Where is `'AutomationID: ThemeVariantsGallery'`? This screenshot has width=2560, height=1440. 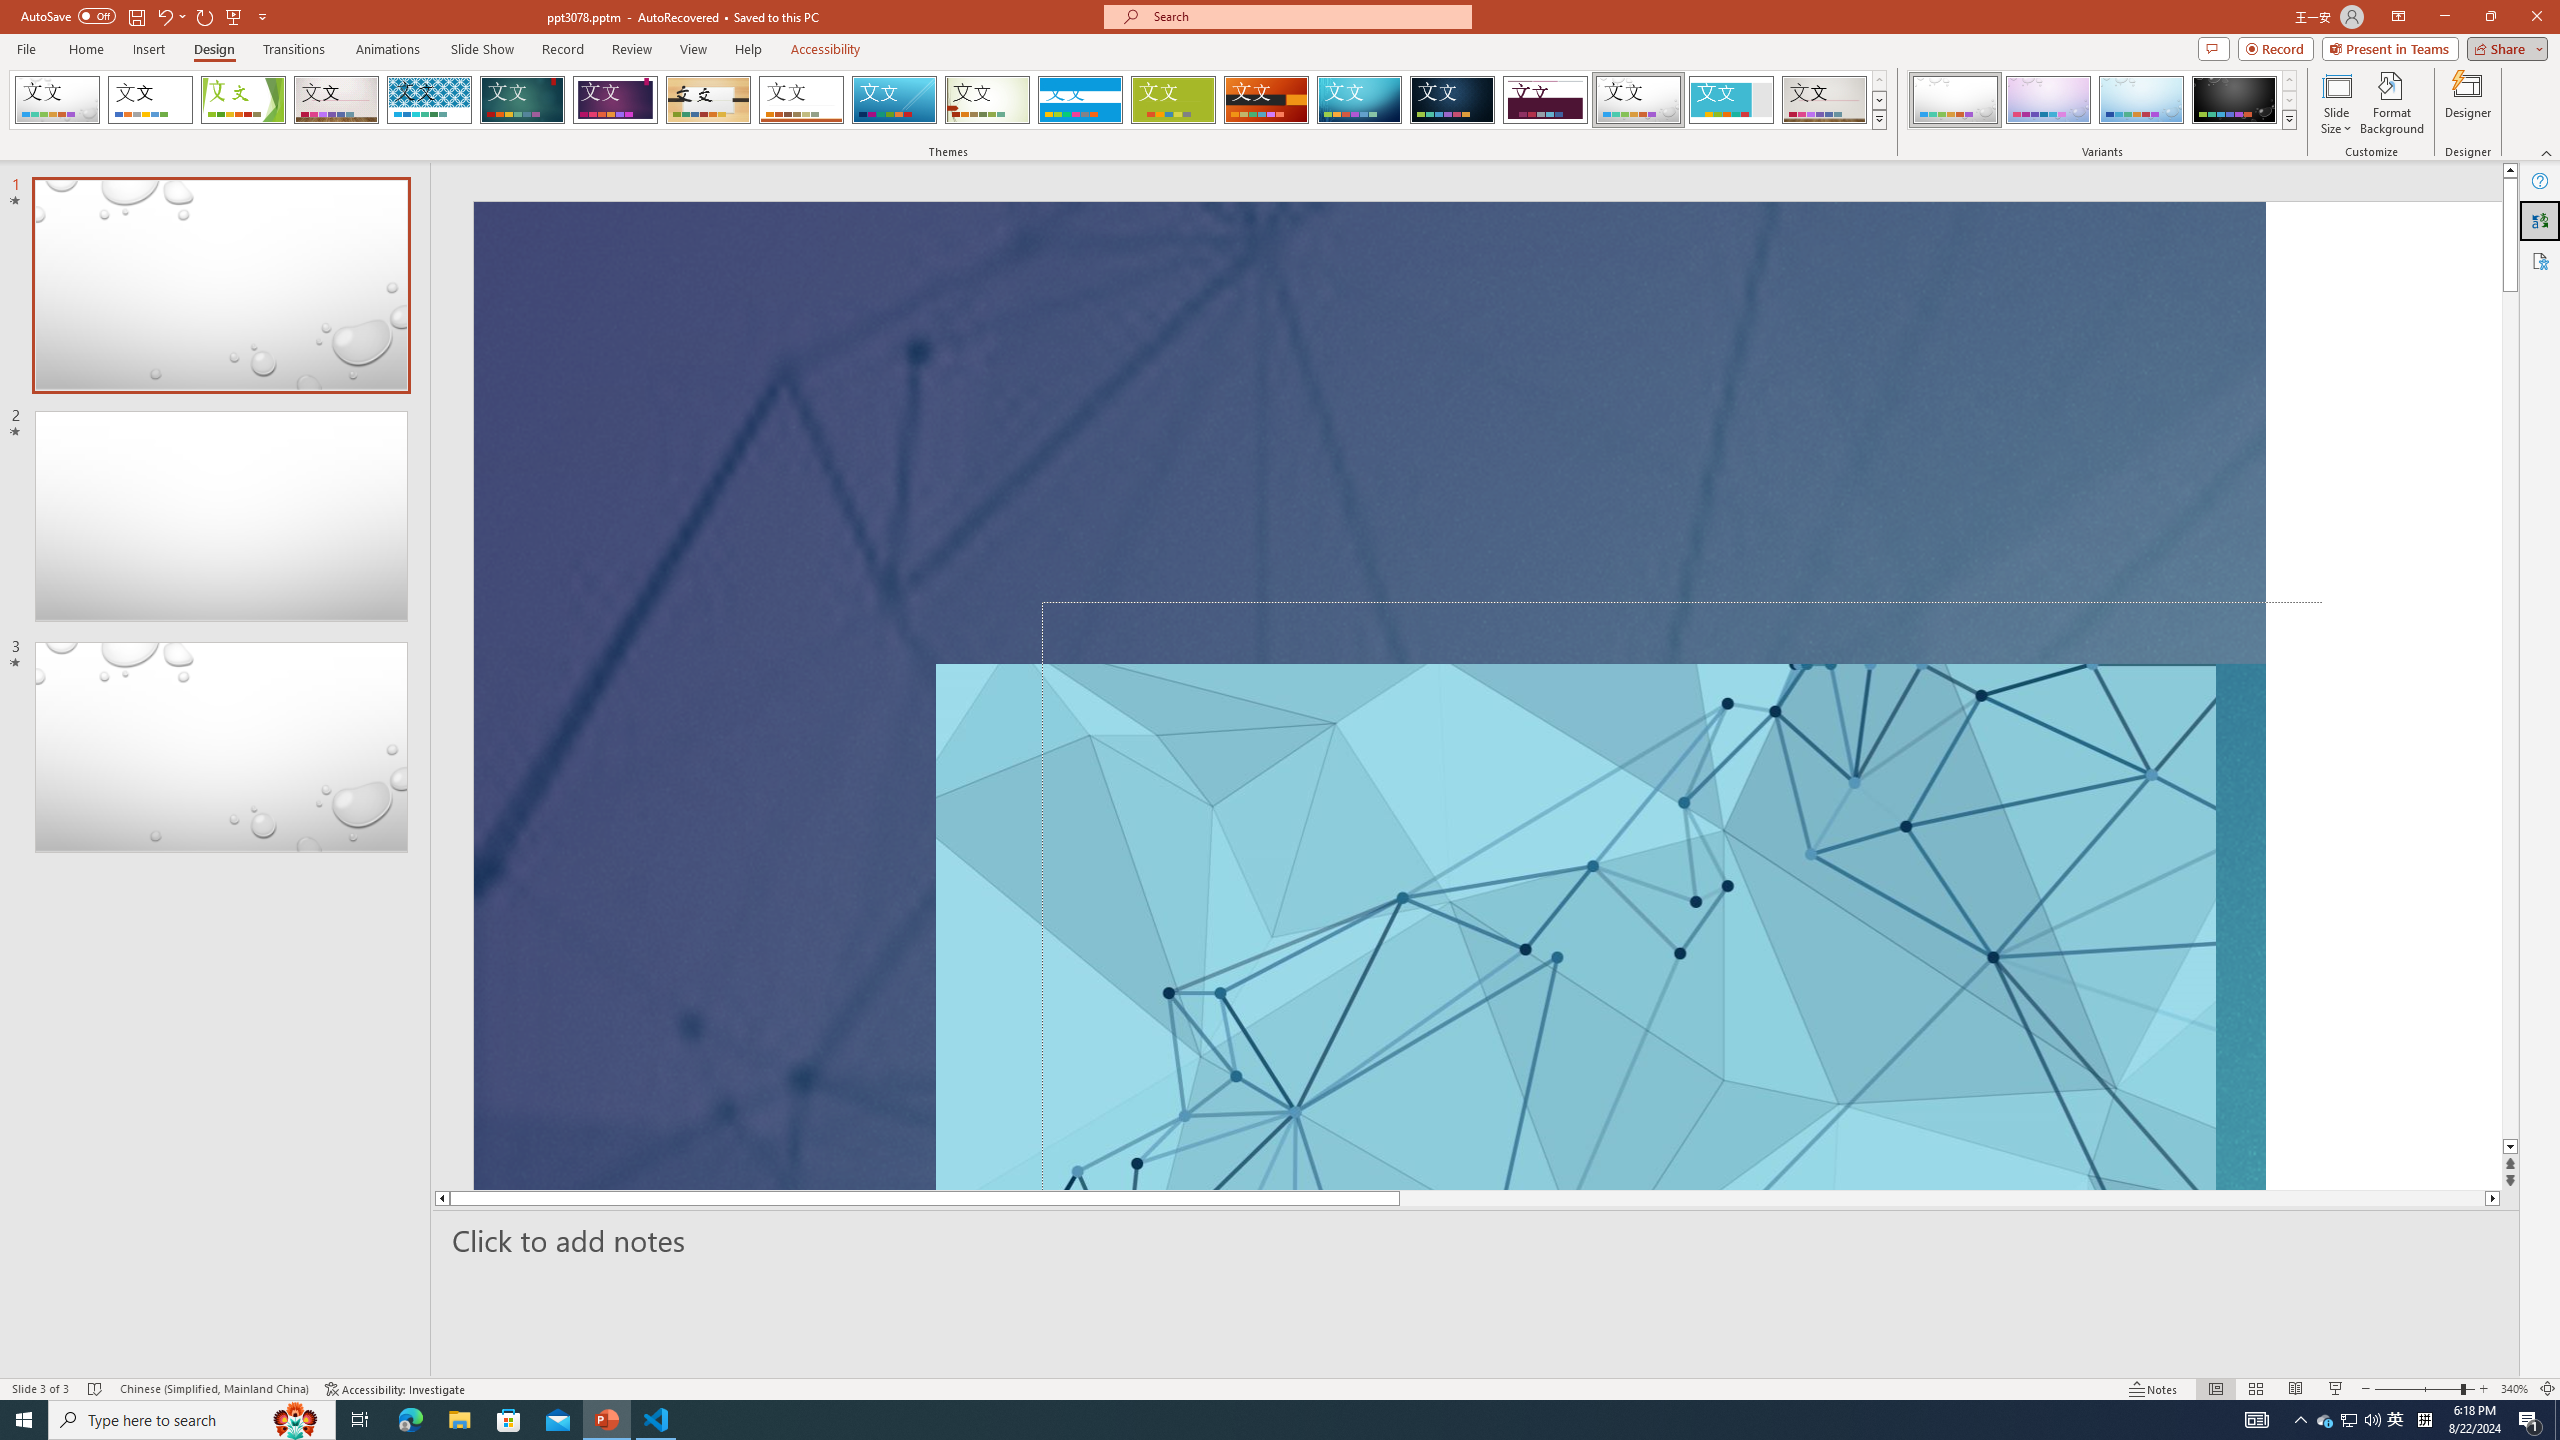
'AutomationID: ThemeVariantsGallery' is located at coordinates (2103, 99).